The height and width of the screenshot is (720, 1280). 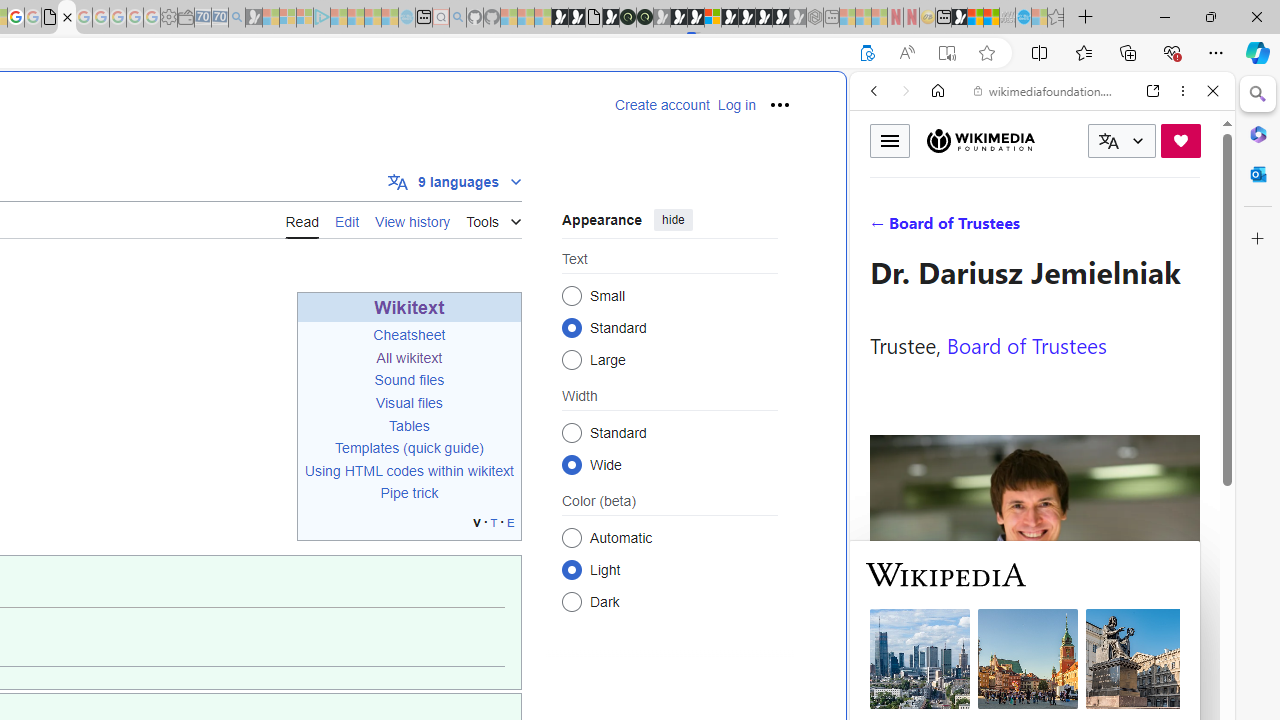 I want to click on 'Create account', so click(x=662, y=105).